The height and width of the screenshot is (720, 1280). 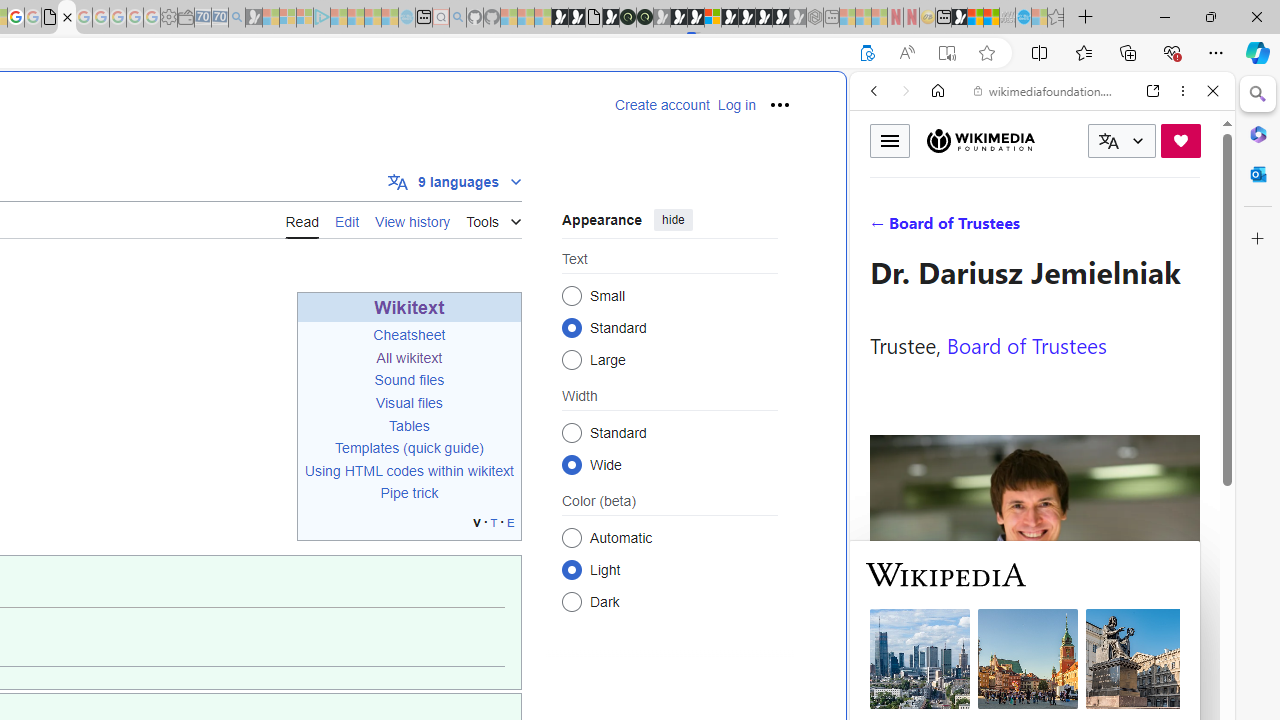 I want to click on 'Create account', so click(x=662, y=105).